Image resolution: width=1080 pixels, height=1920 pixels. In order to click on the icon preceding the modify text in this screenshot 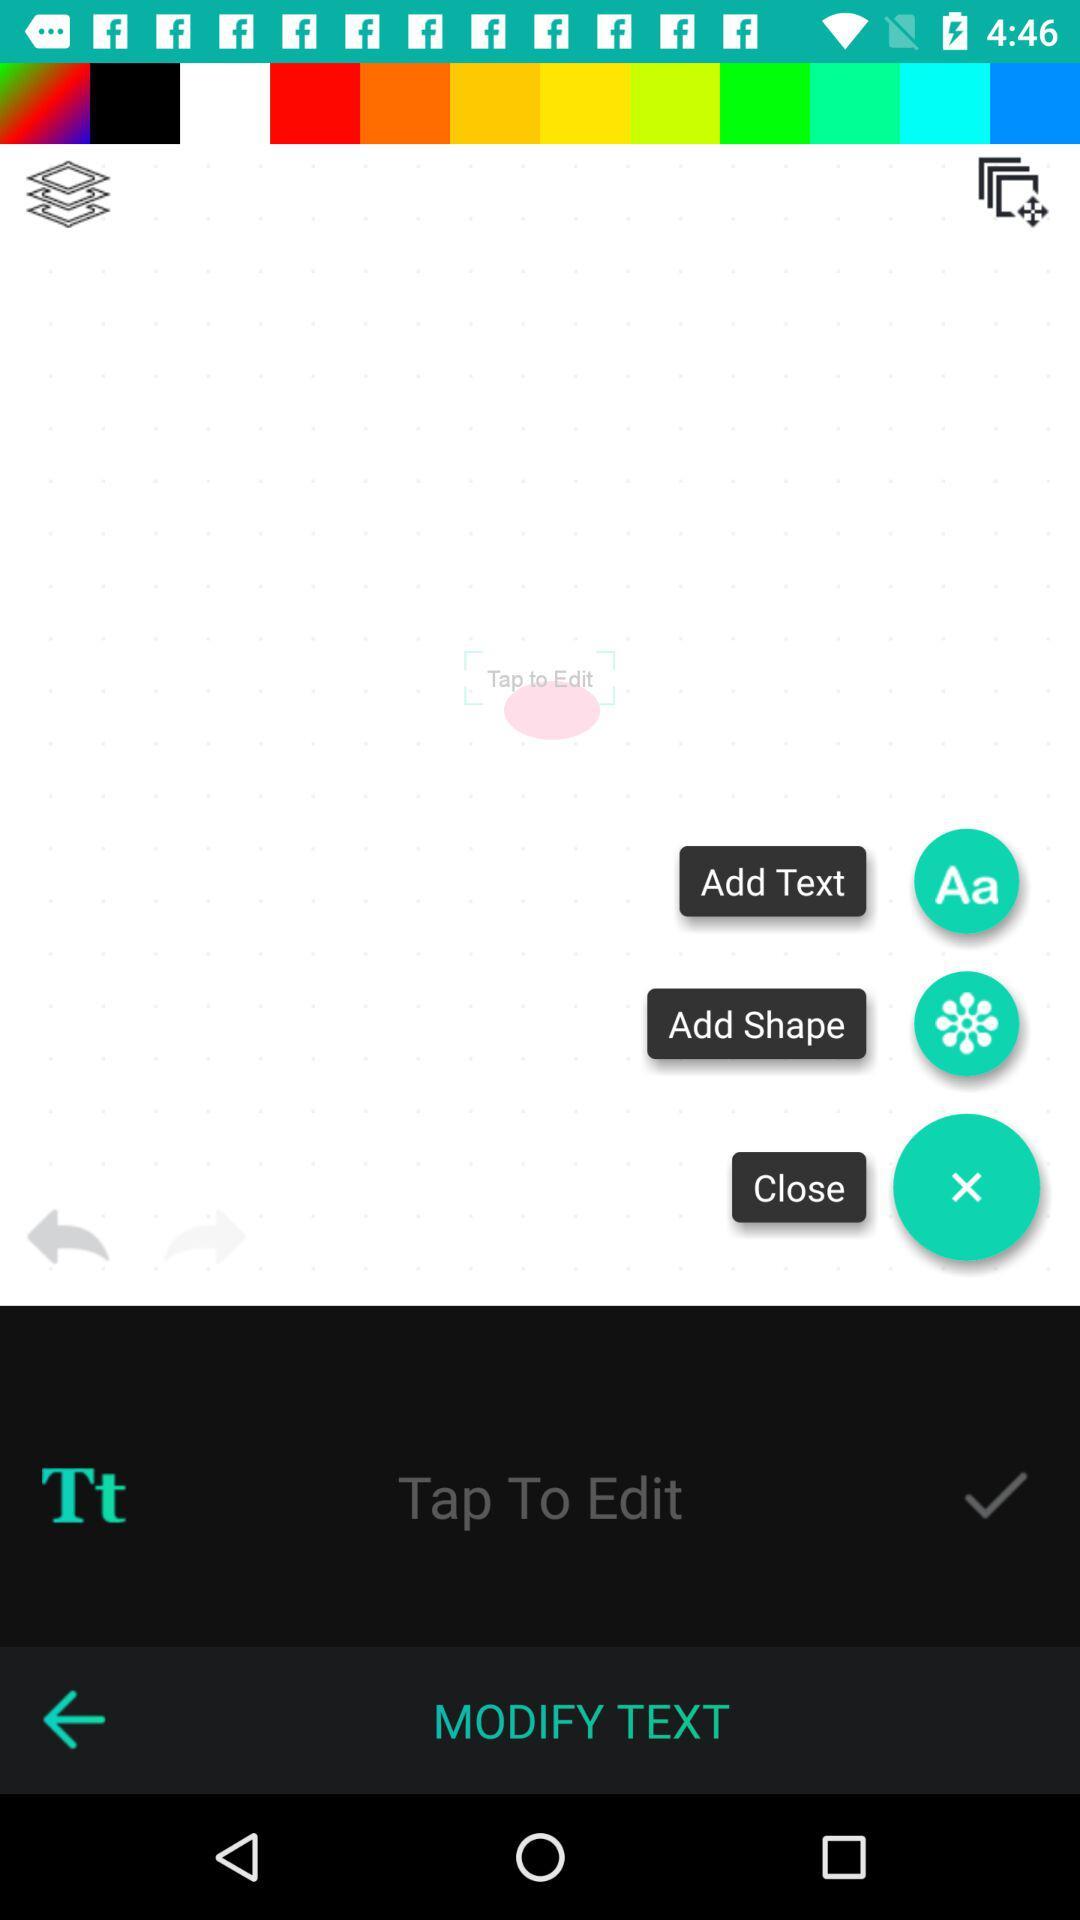, I will do `click(72, 1720)`.